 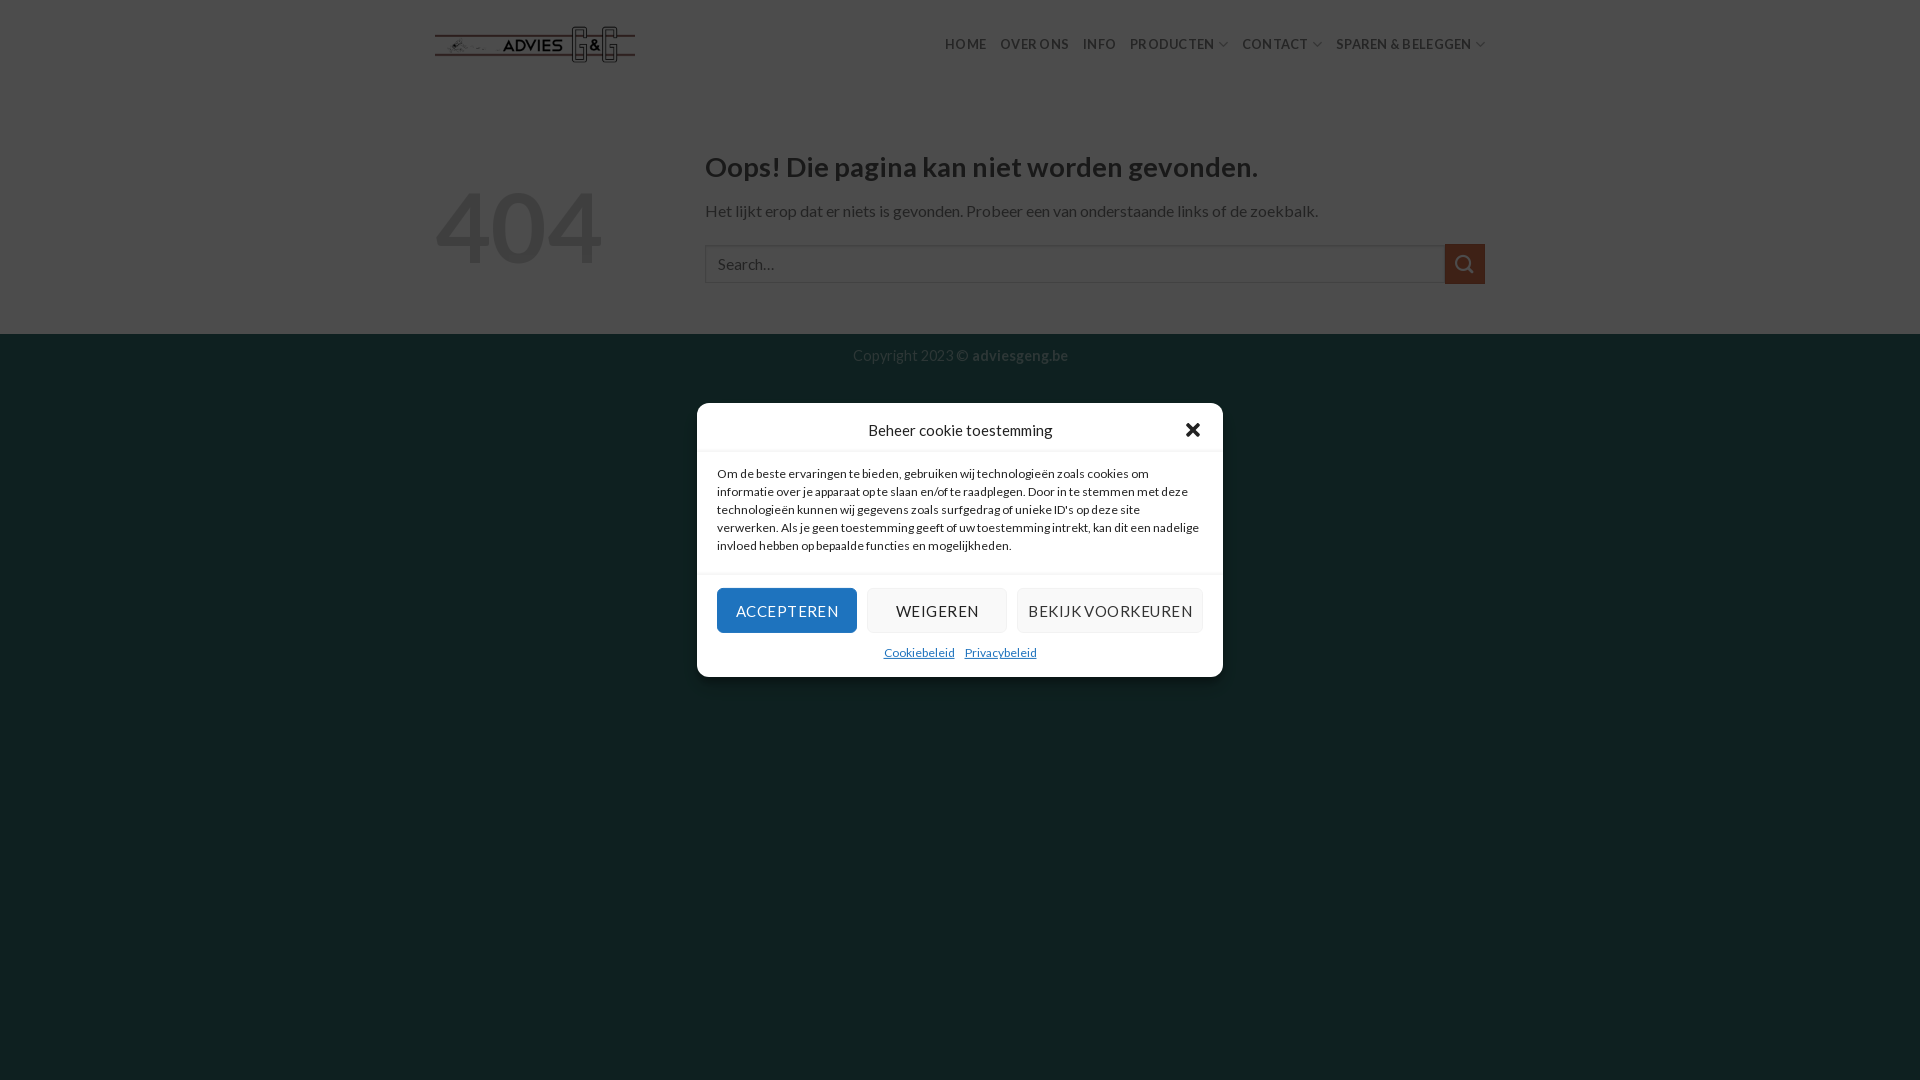 What do you see at coordinates (1129, 44) in the screenshot?
I see `'PRODUCTEN'` at bounding box center [1129, 44].